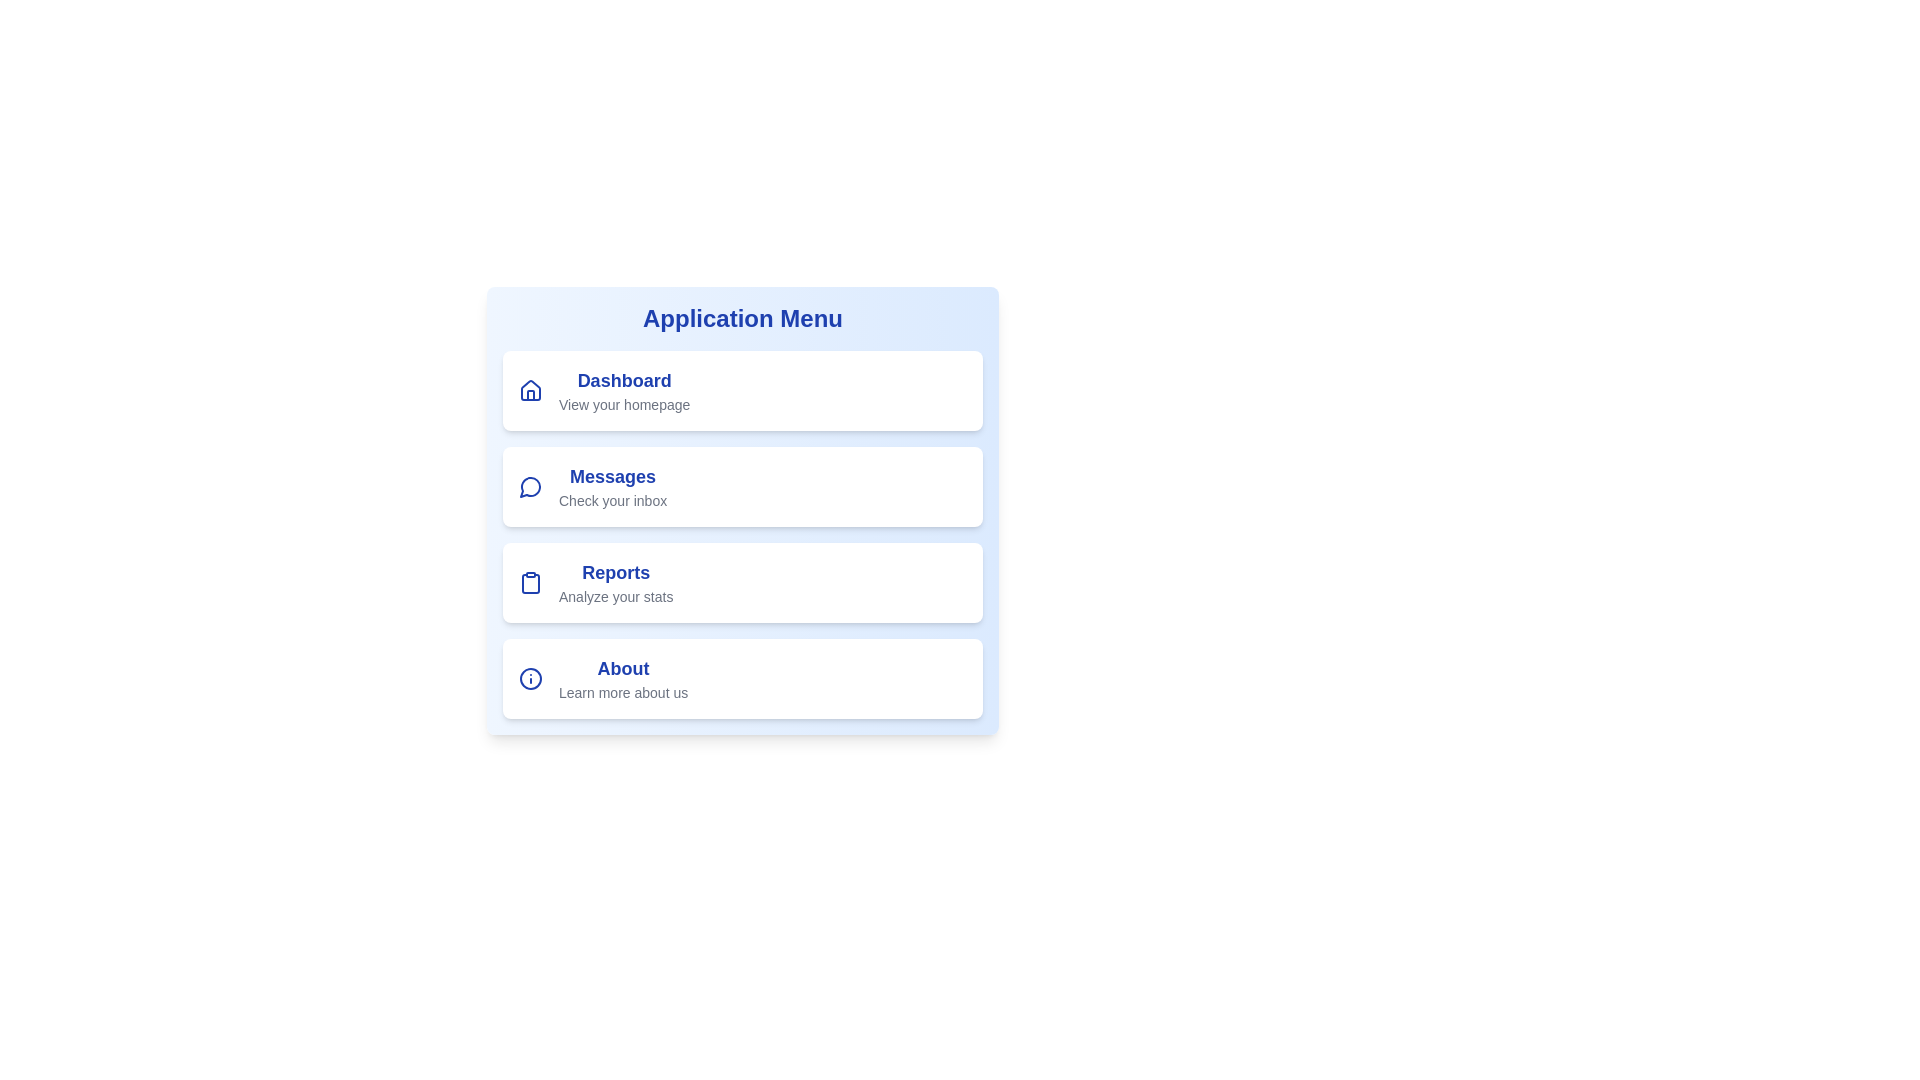 The height and width of the screenshot is (1080, 1920). Describe the element at coordinates (742, 677) in the screenshot. I see `the menu item About to navigate` at that location.